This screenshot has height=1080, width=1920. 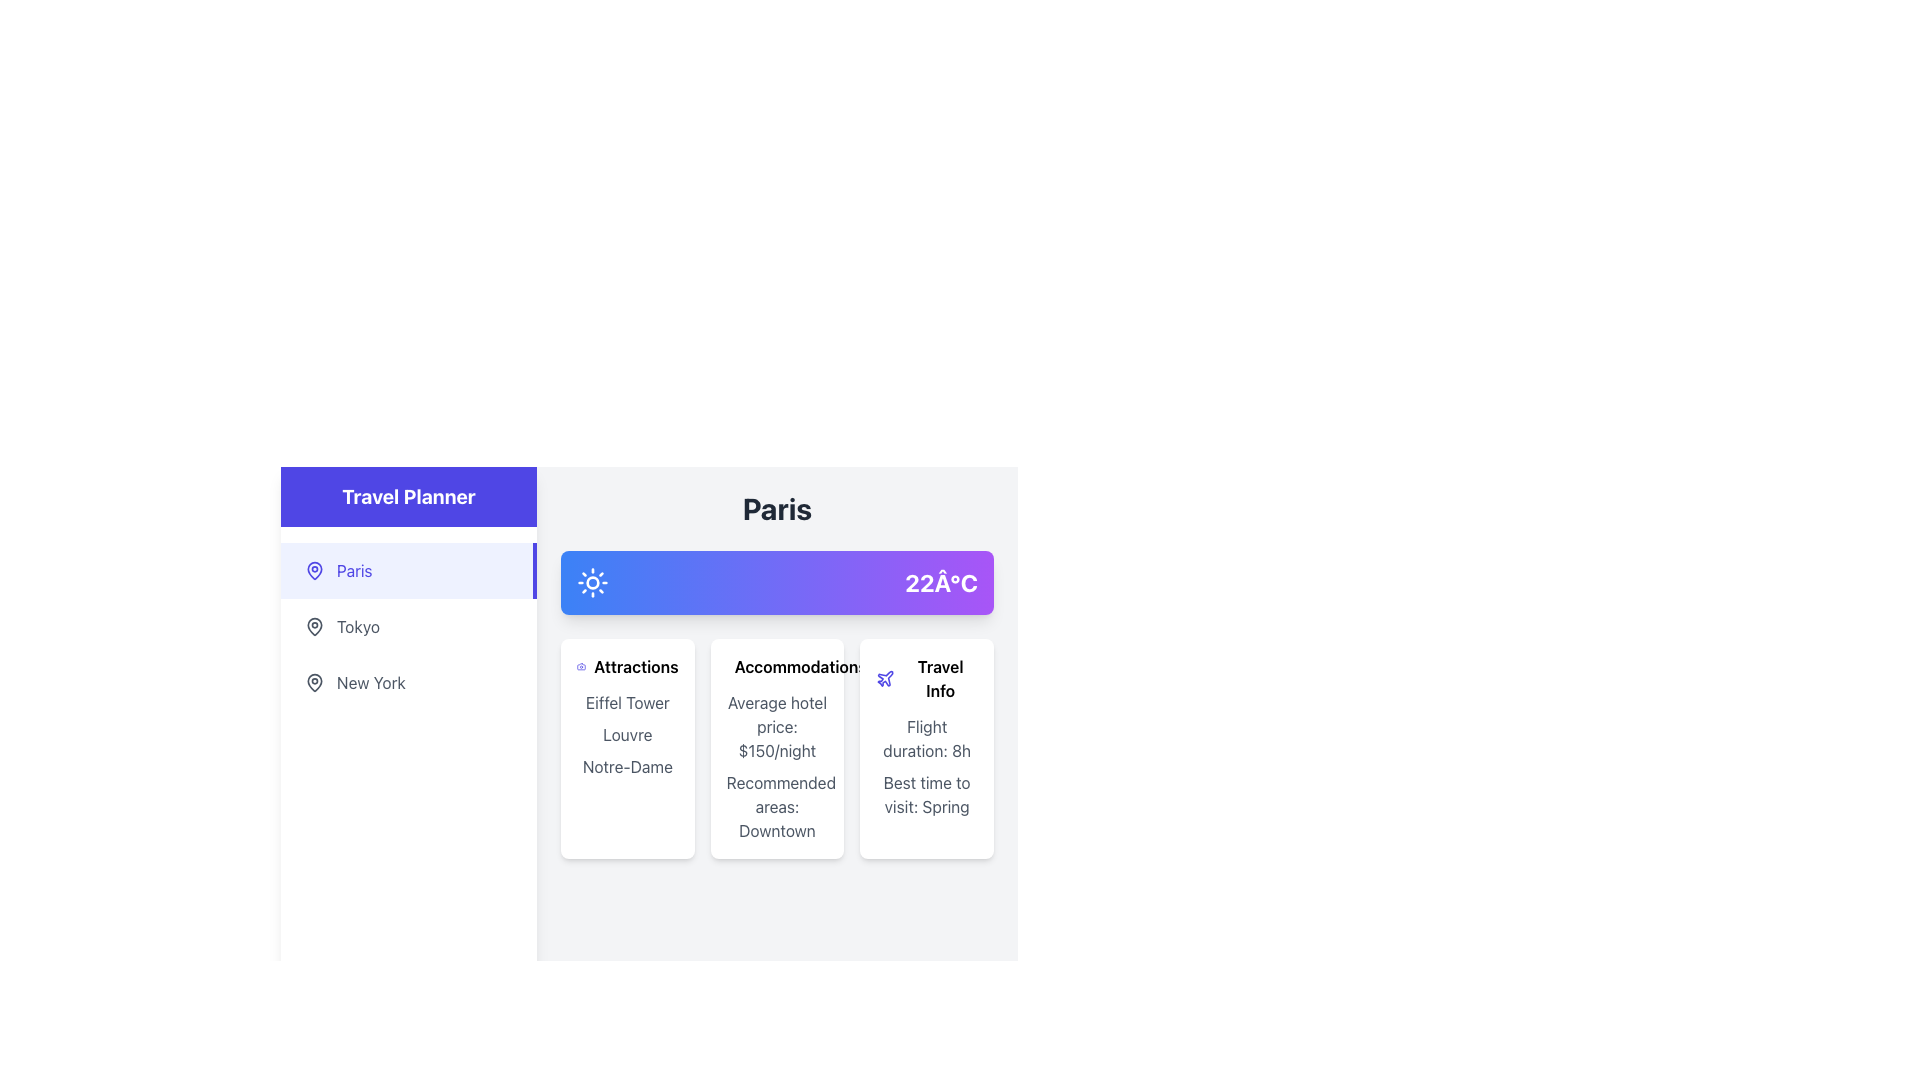 I want to click on the 'Tokyo' menu item, which is located between 'Paris' and 'New York' in the vertical menu, so click(x=407, y=626).